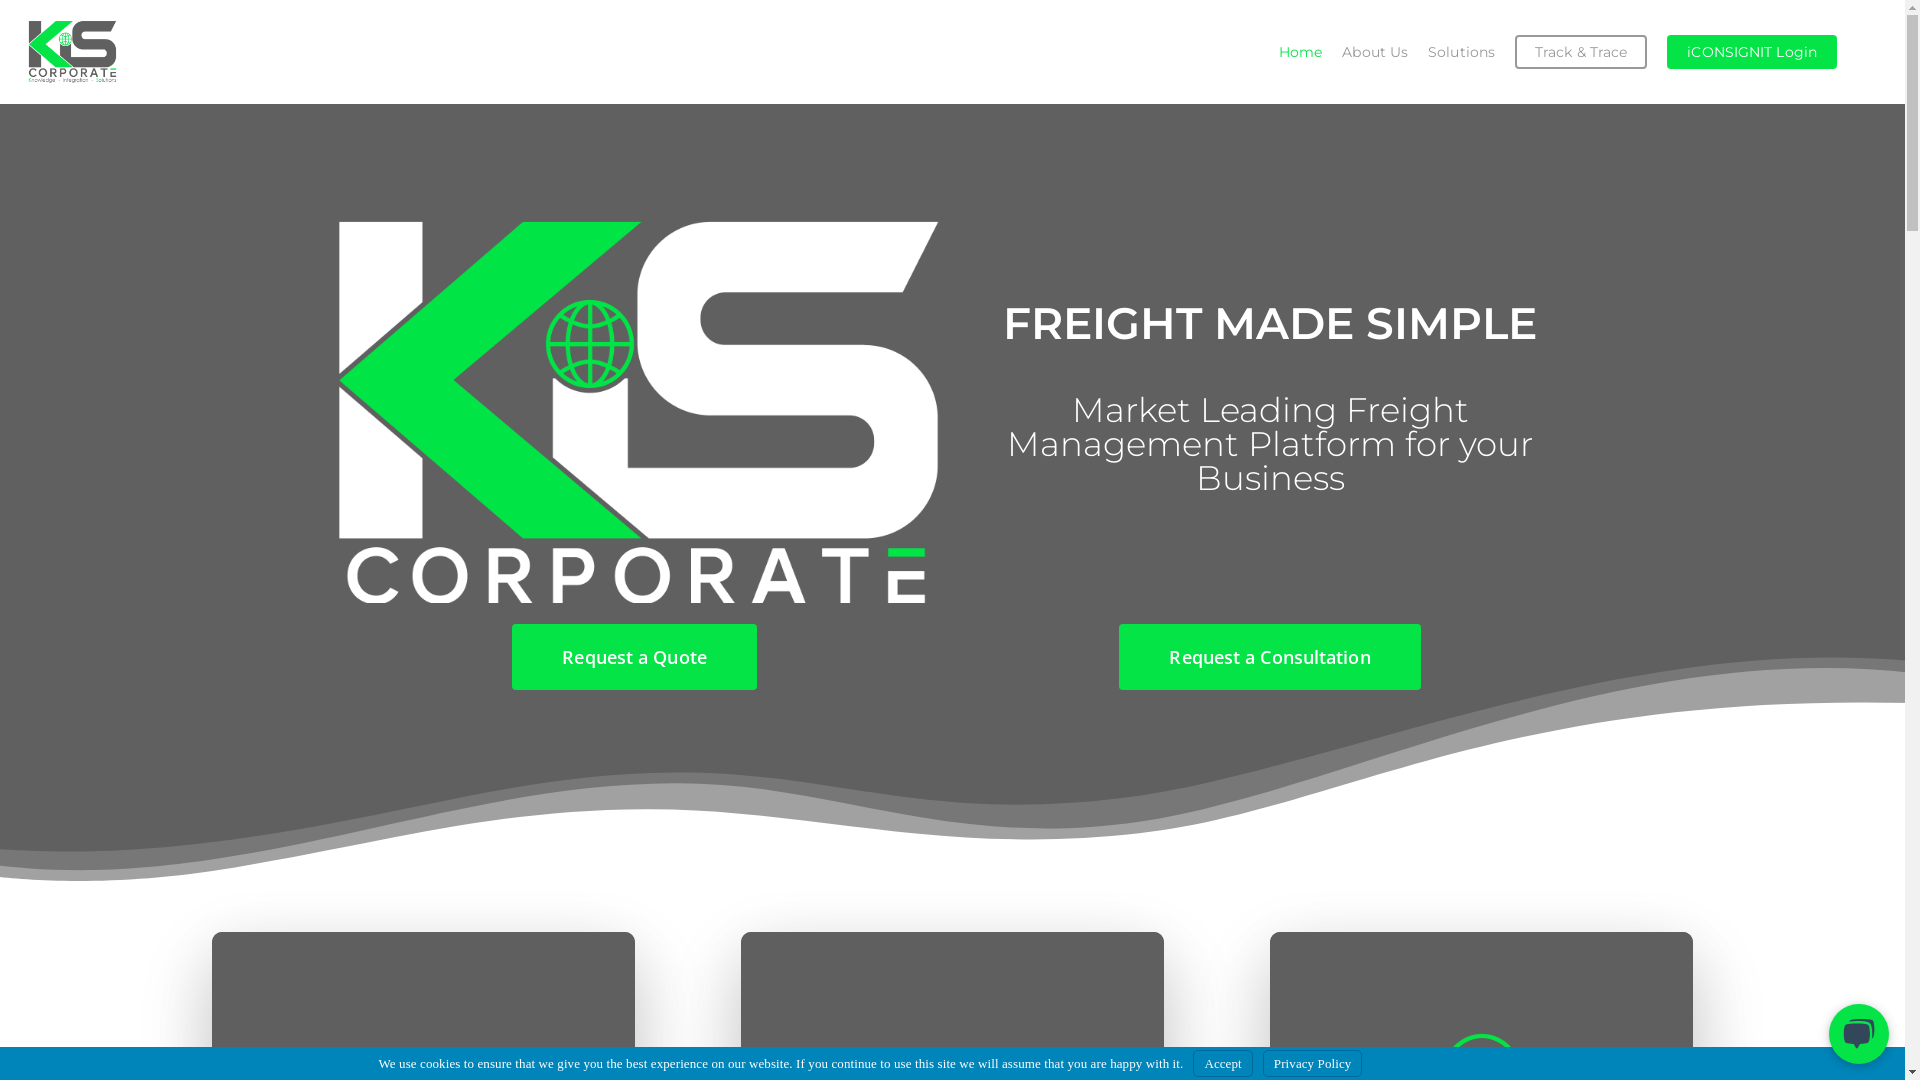  What do you see at coordinates (1461, 50) in the screenshot?
I see `'Solutions'` at bounding box center [1461, 50].